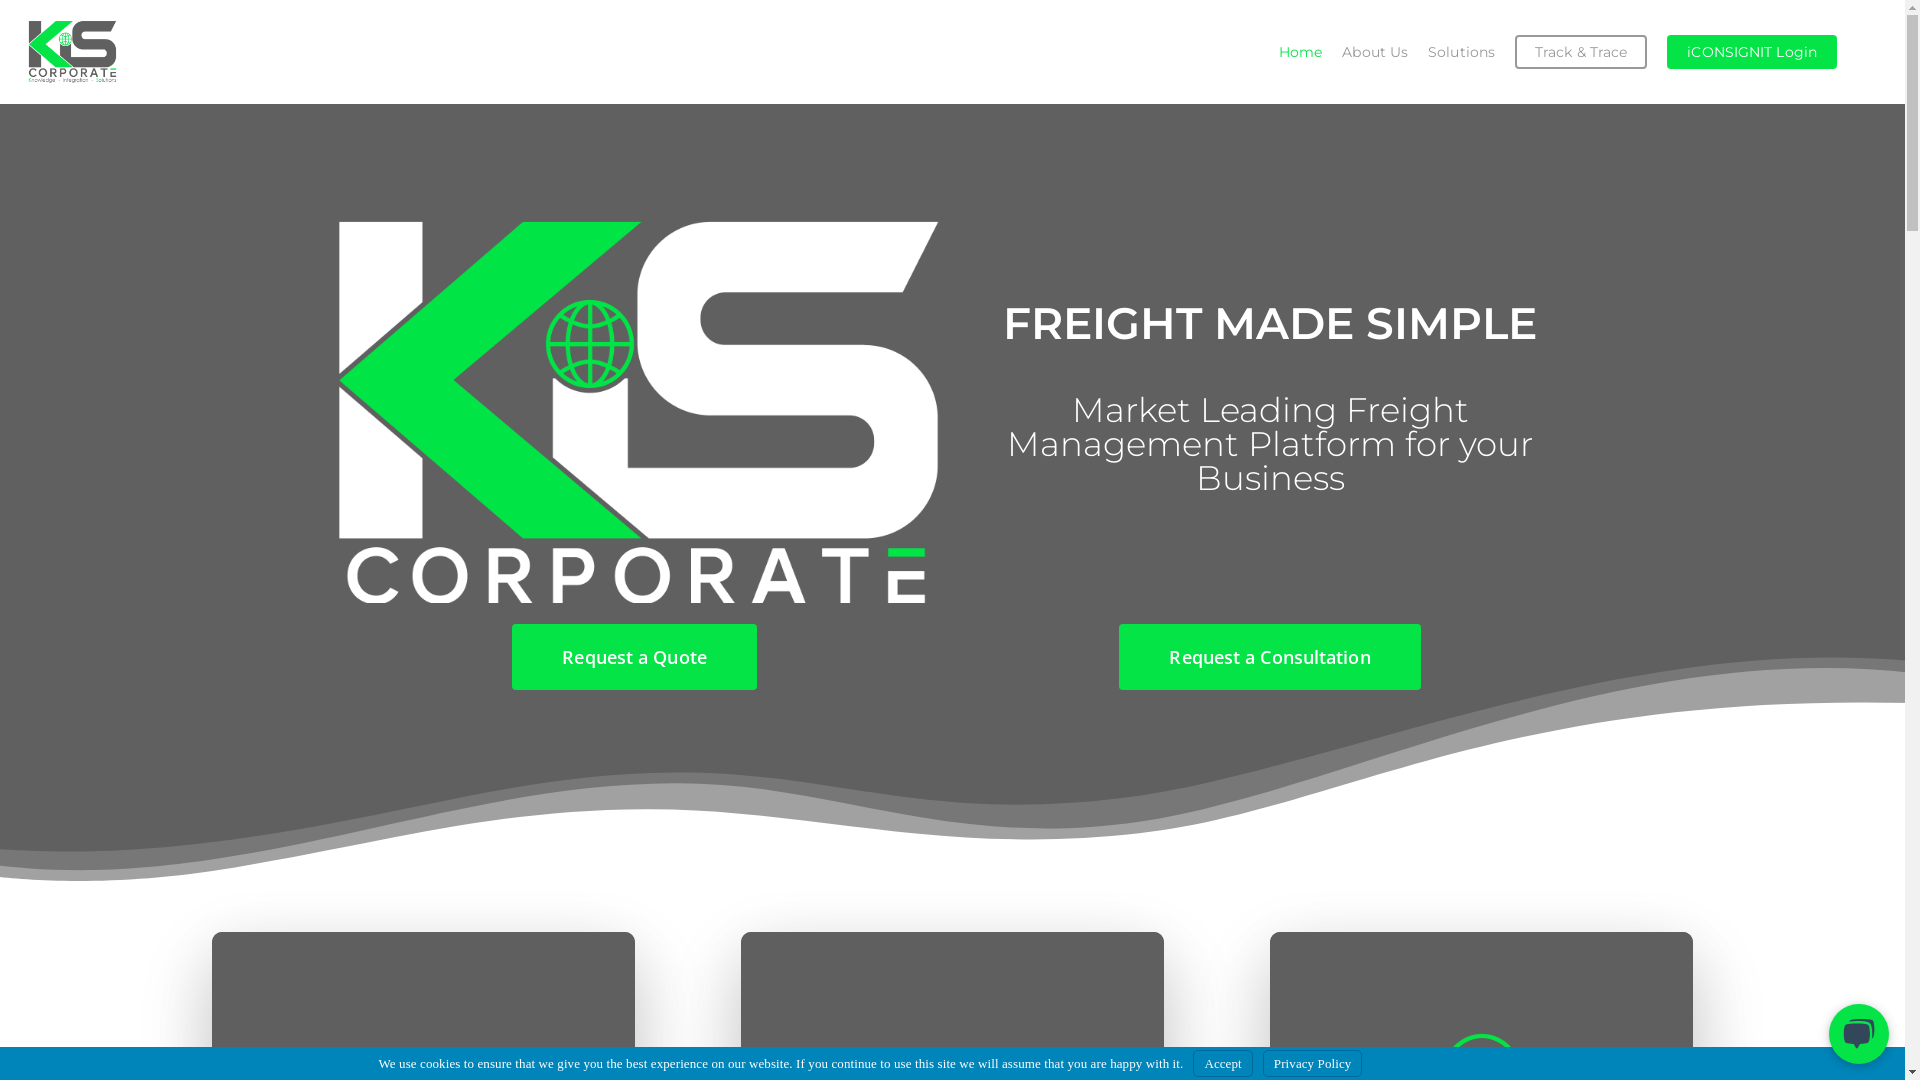  What do you see at coordinates (1461, 50) in the screenshot?
I see `'Solutions'` at bounding box center [1461, 50].